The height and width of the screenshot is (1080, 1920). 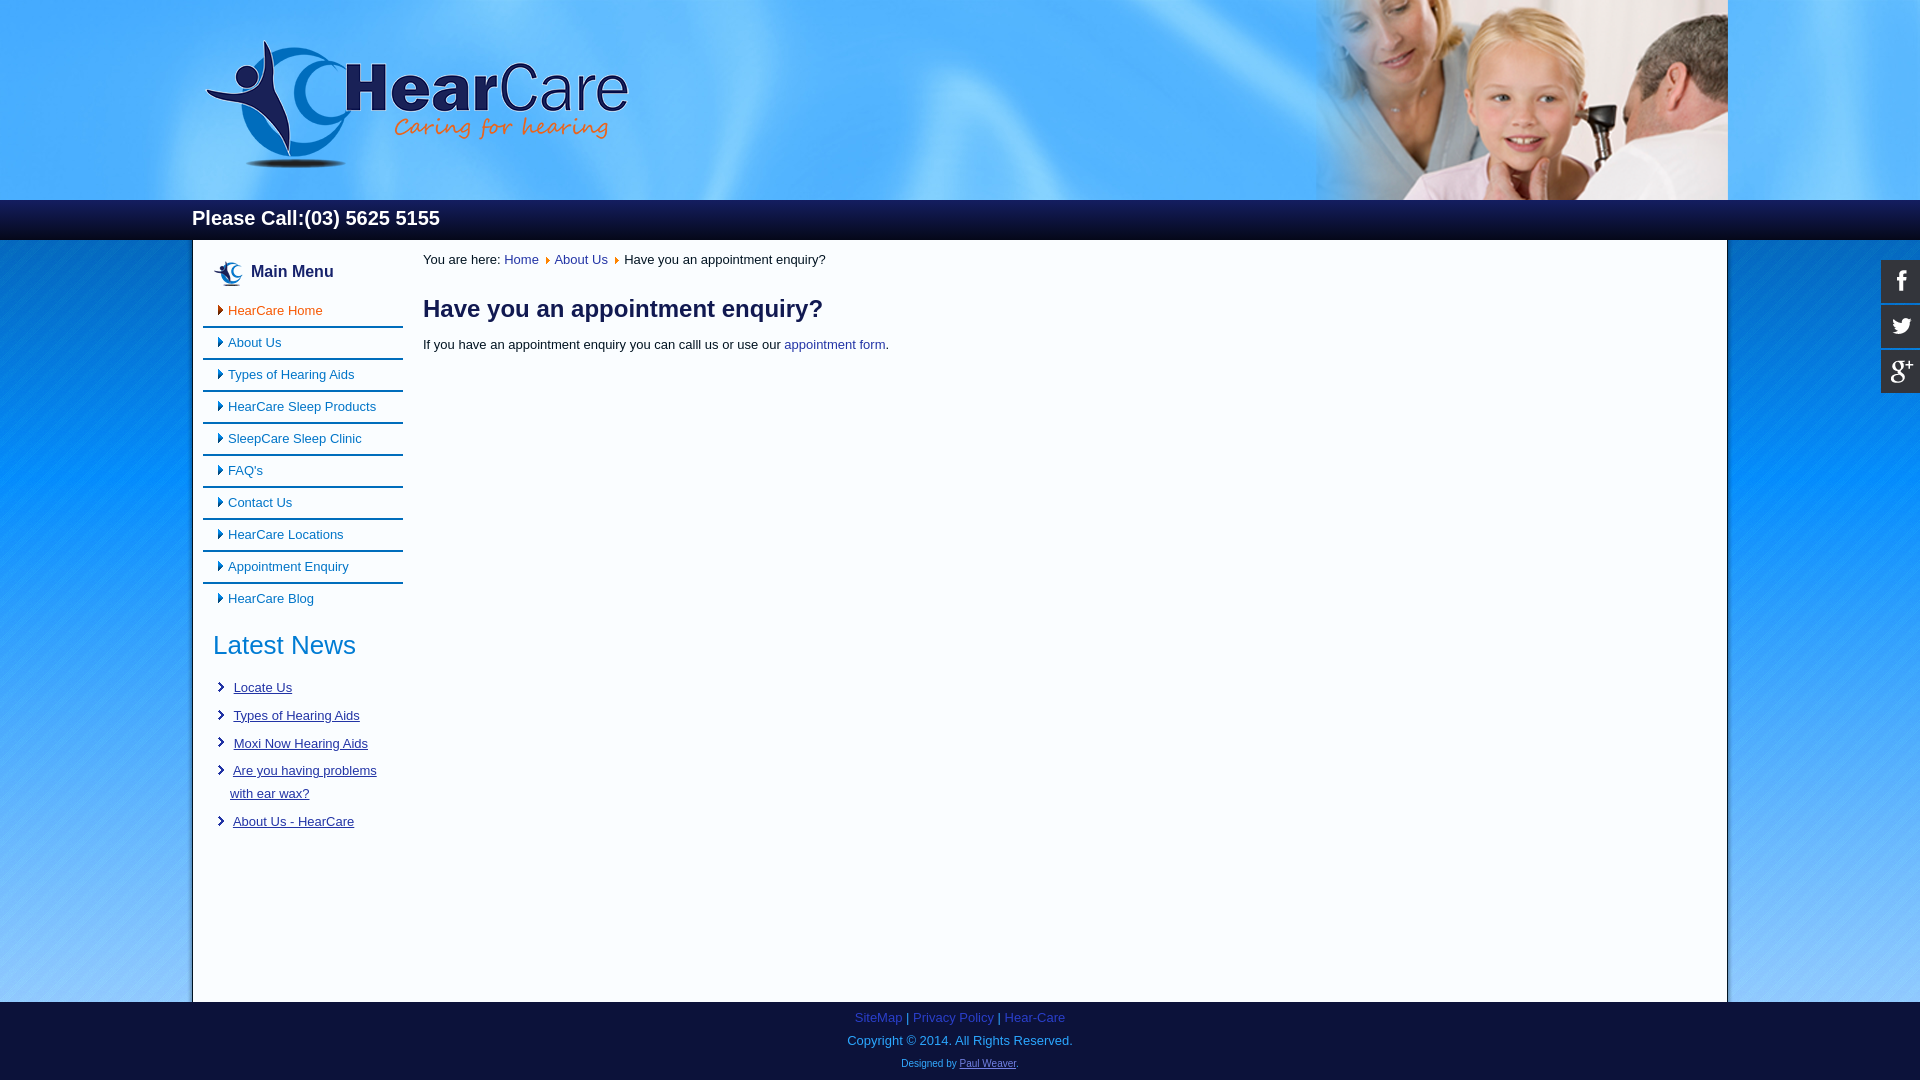 What do you see at coordinates (504, 258) in the screenshot?
I see `'Home'` at bounding box center [504, 258].